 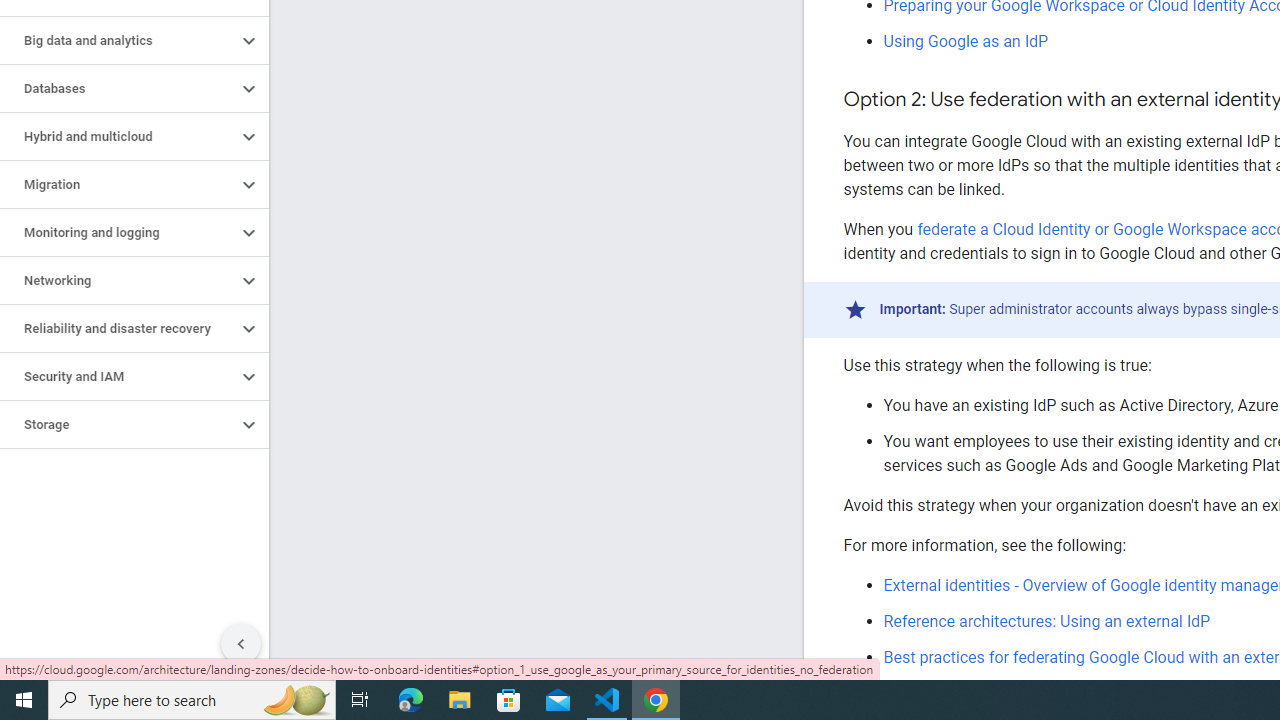 I want to click on 'Hybrid and multicloud', so click(x=117, y=136).